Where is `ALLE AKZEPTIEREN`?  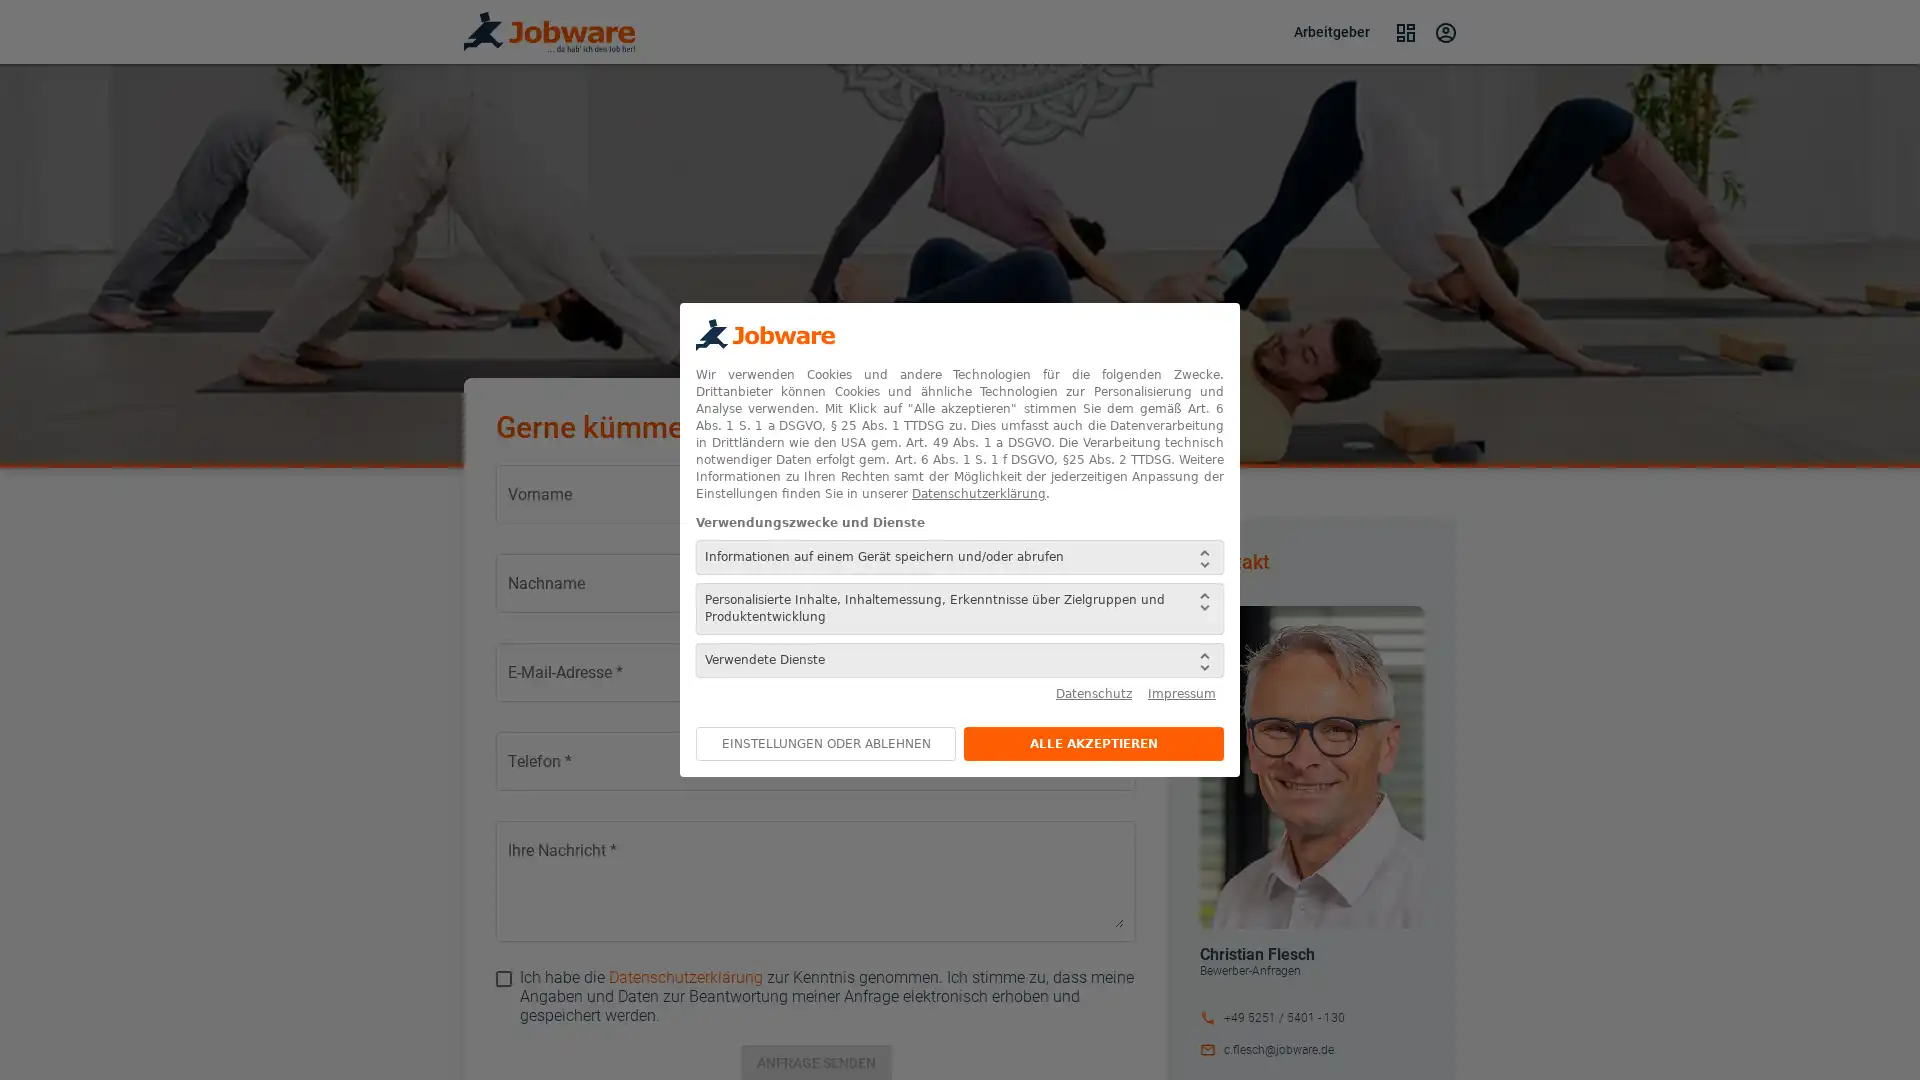 ALLE AKZEPTIEREN is located at coordinates (1093, 744).